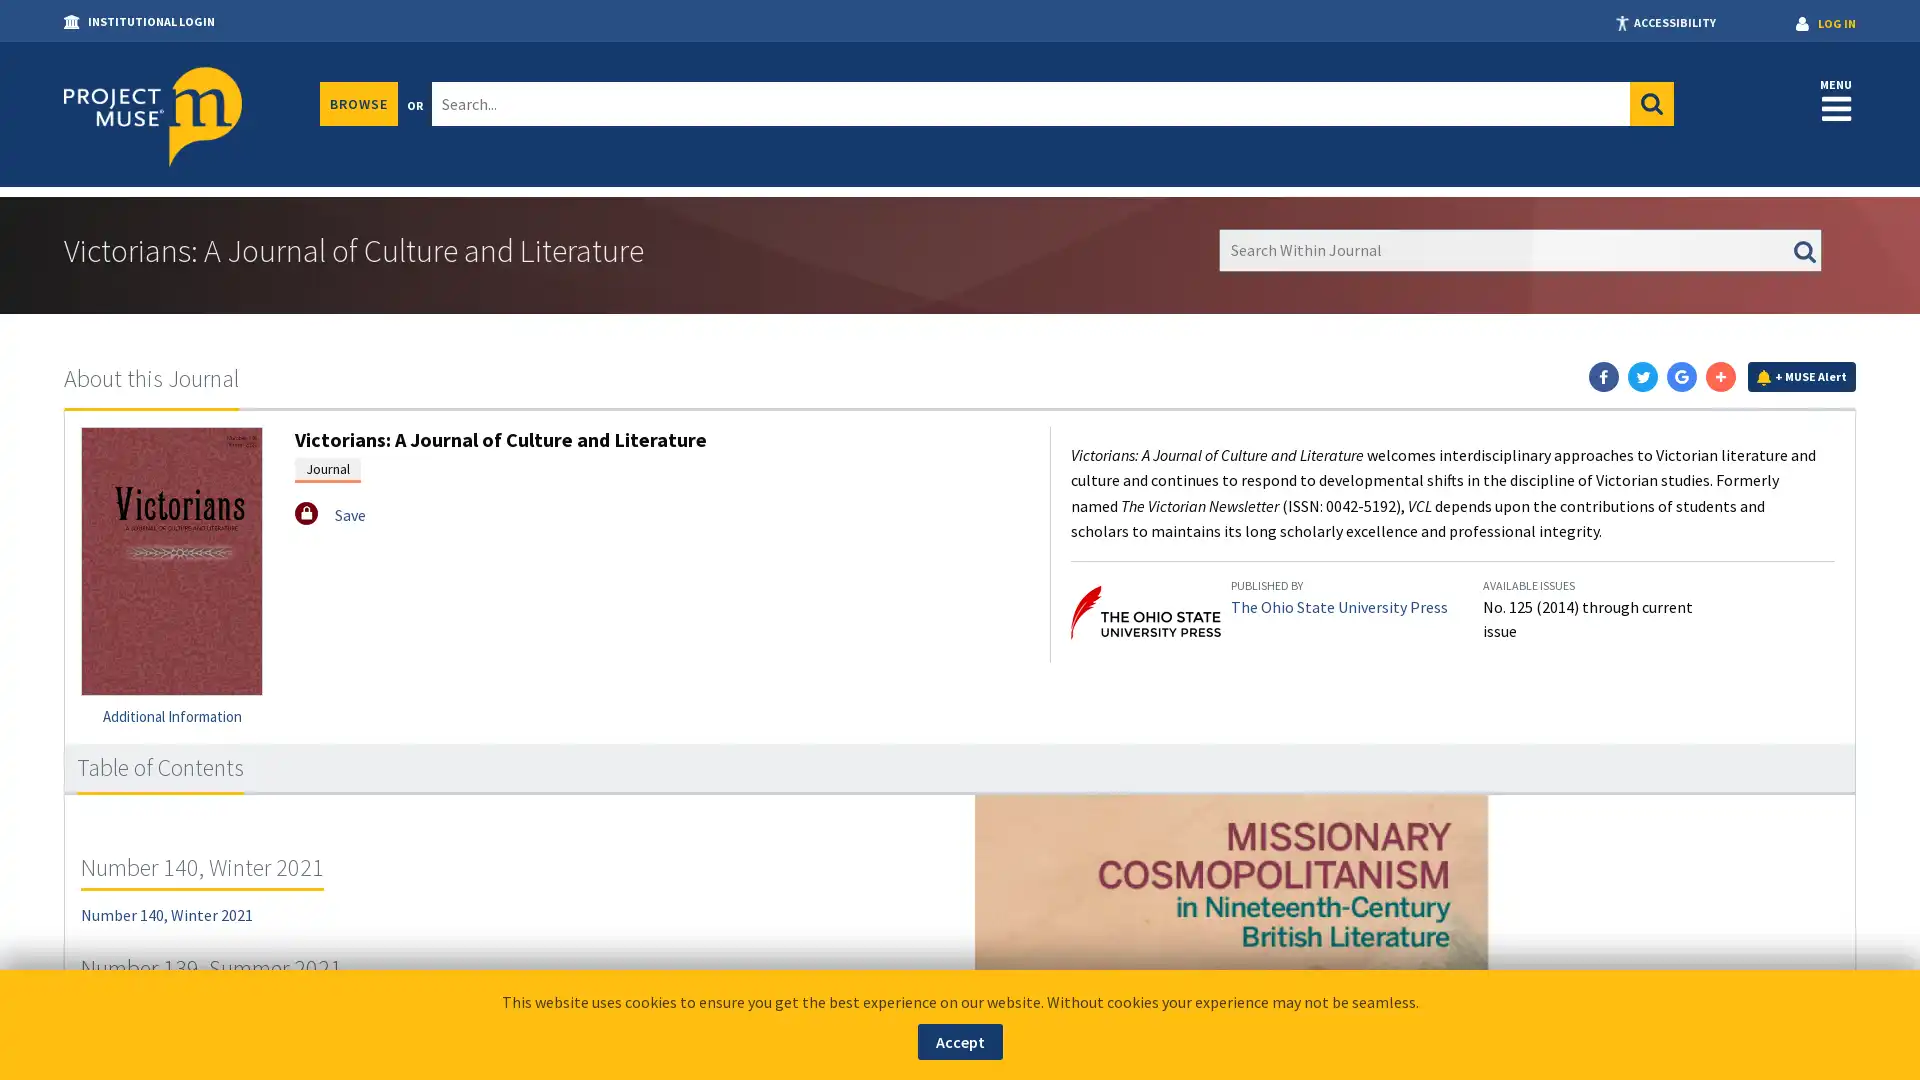 The height and width of the screenshot is (1080, 1920). Describe the element at coordinates (1651, 104) in the screenshot. I see `search icon` at that location.